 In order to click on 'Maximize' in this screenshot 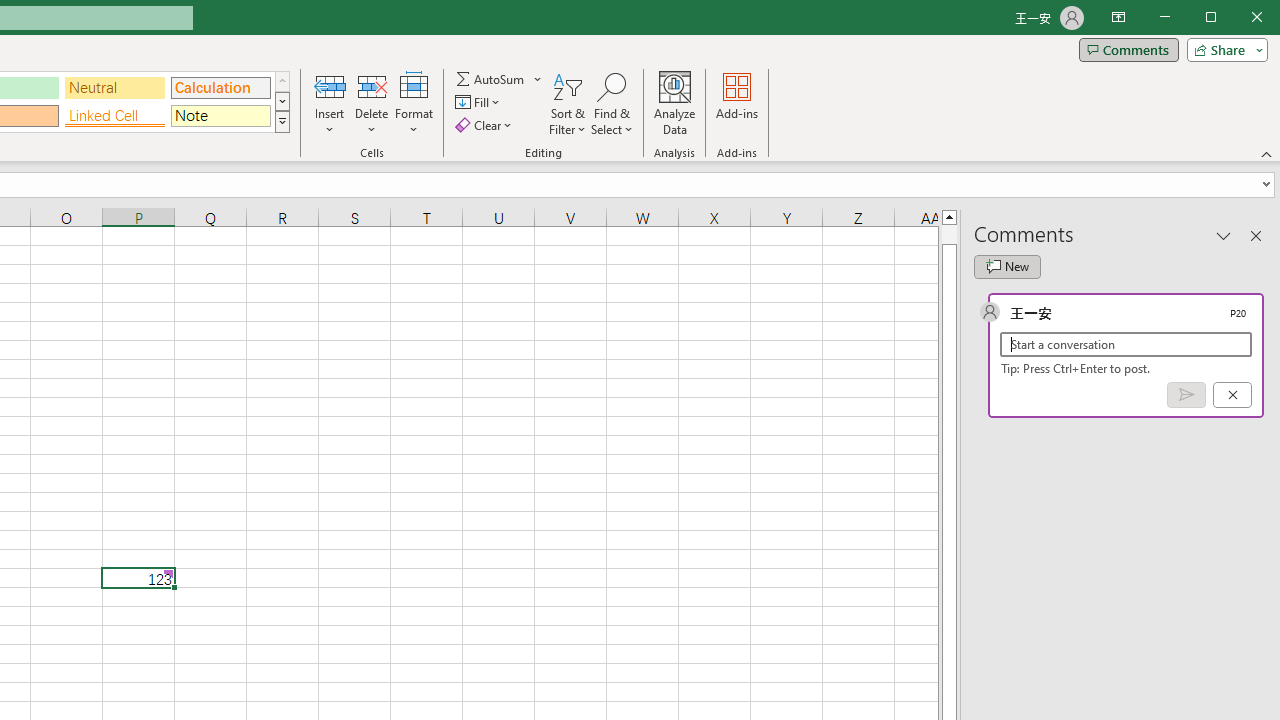, I will do `click(1238, 19)`.